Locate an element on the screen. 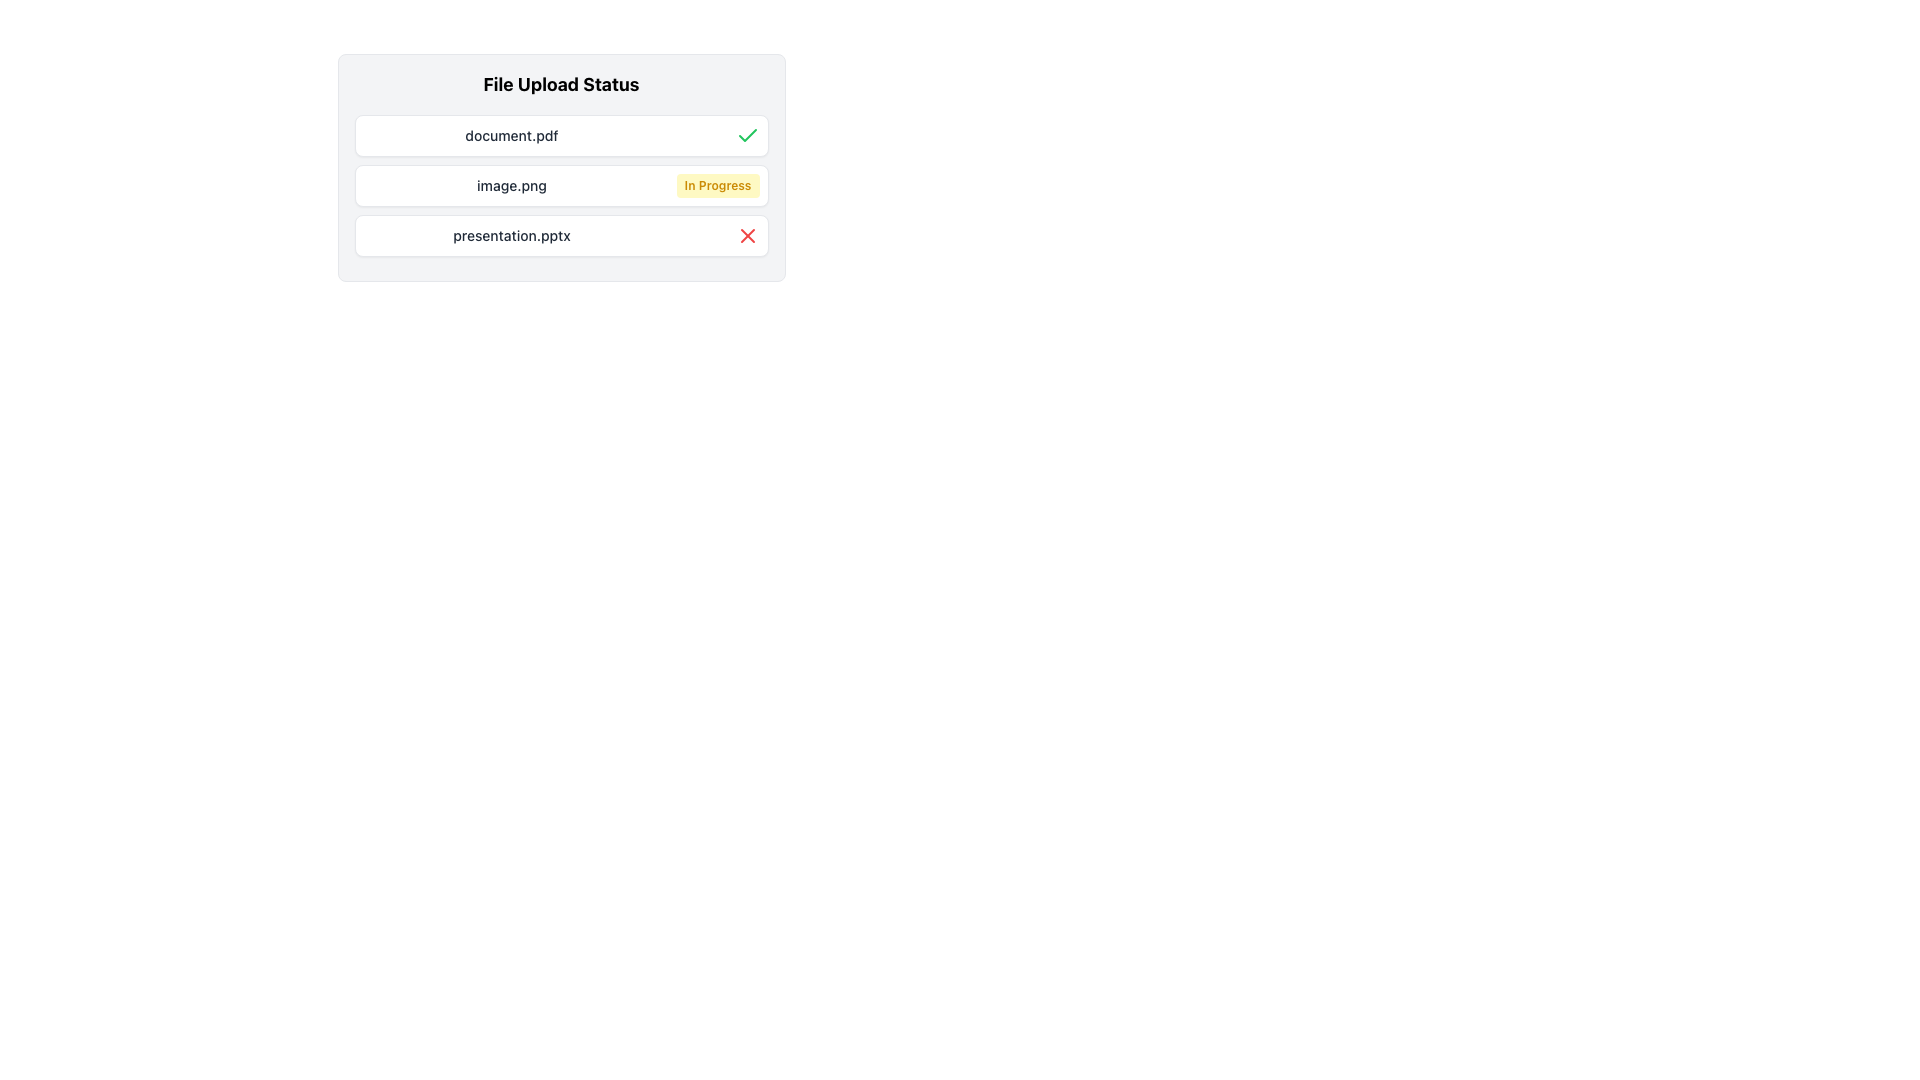  the text label that displays the name of the file, specifically positioned between 'document.pdf' and 'presentation.pptx' in the list is located at coordinates (512, 185).